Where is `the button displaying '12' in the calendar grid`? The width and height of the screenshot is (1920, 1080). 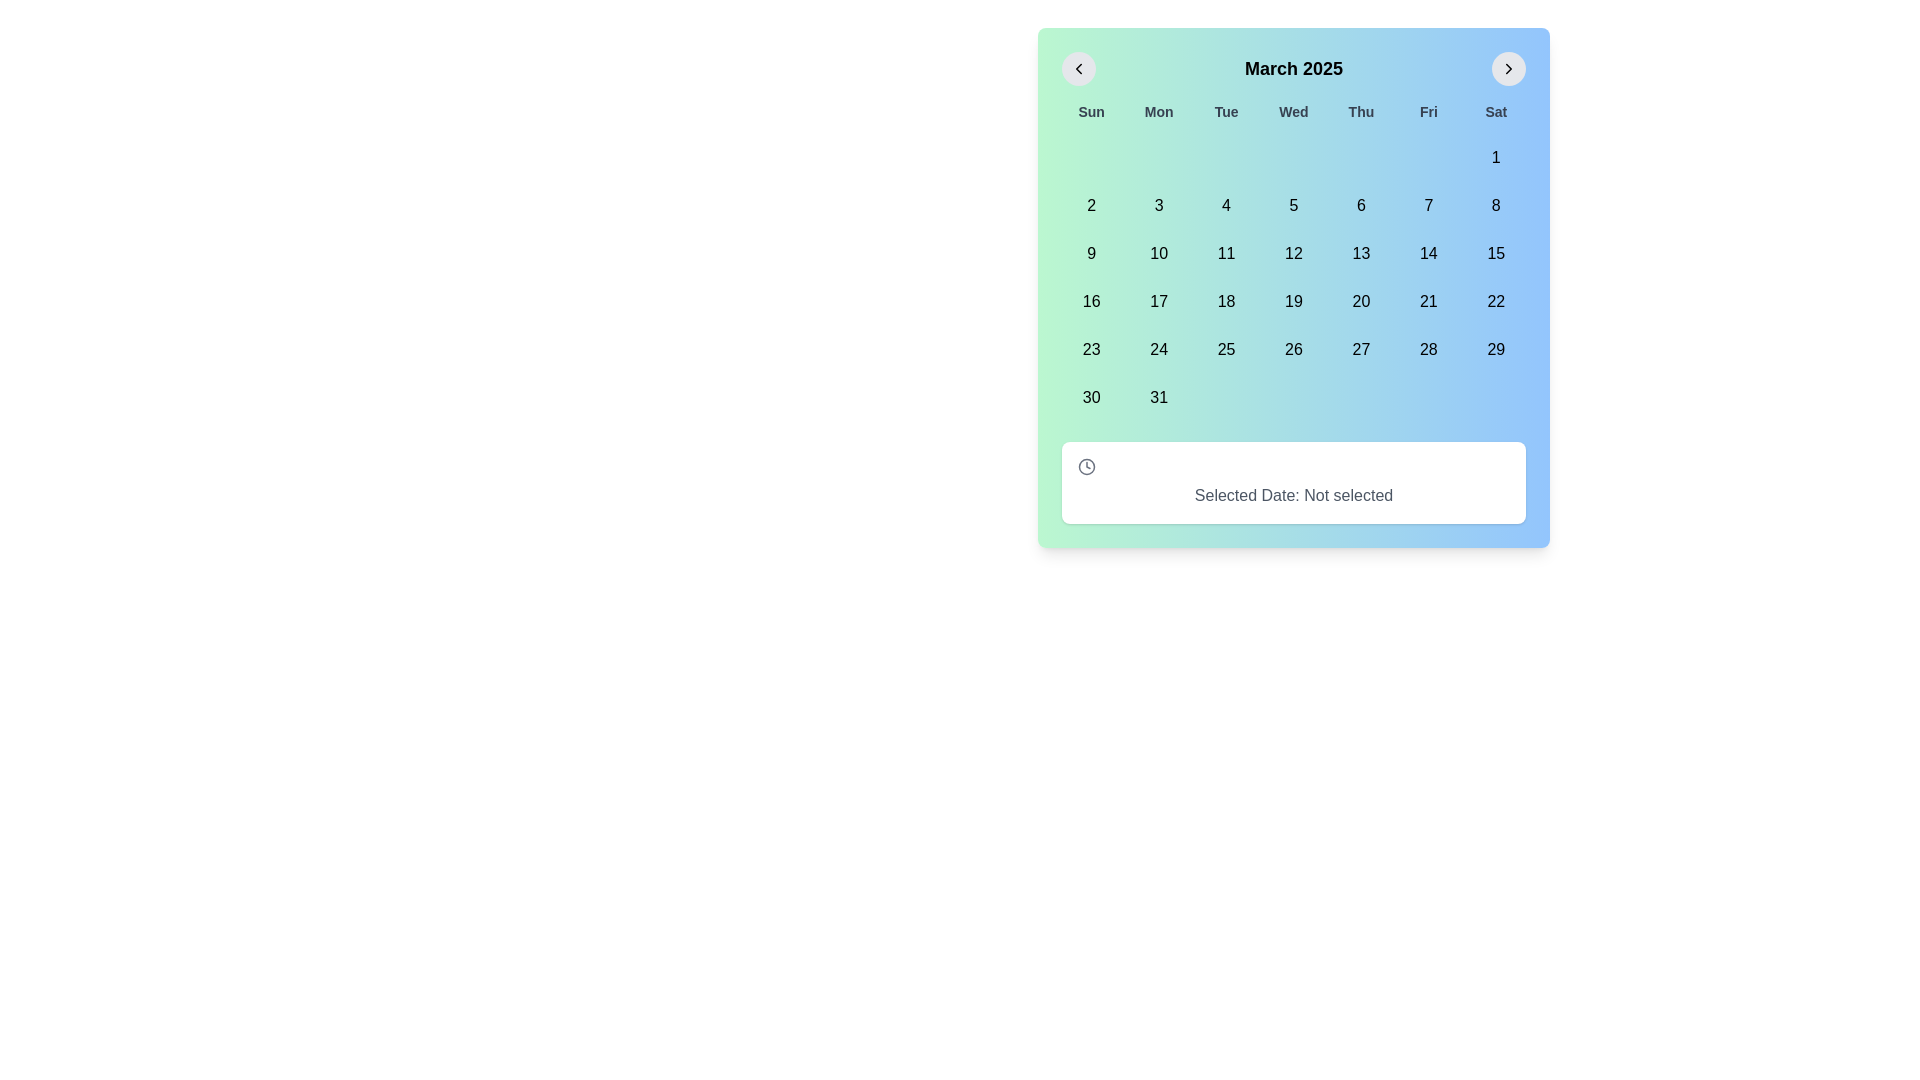 the button displaying '12' in the calendar grid is located at coordinates (1294, 253).